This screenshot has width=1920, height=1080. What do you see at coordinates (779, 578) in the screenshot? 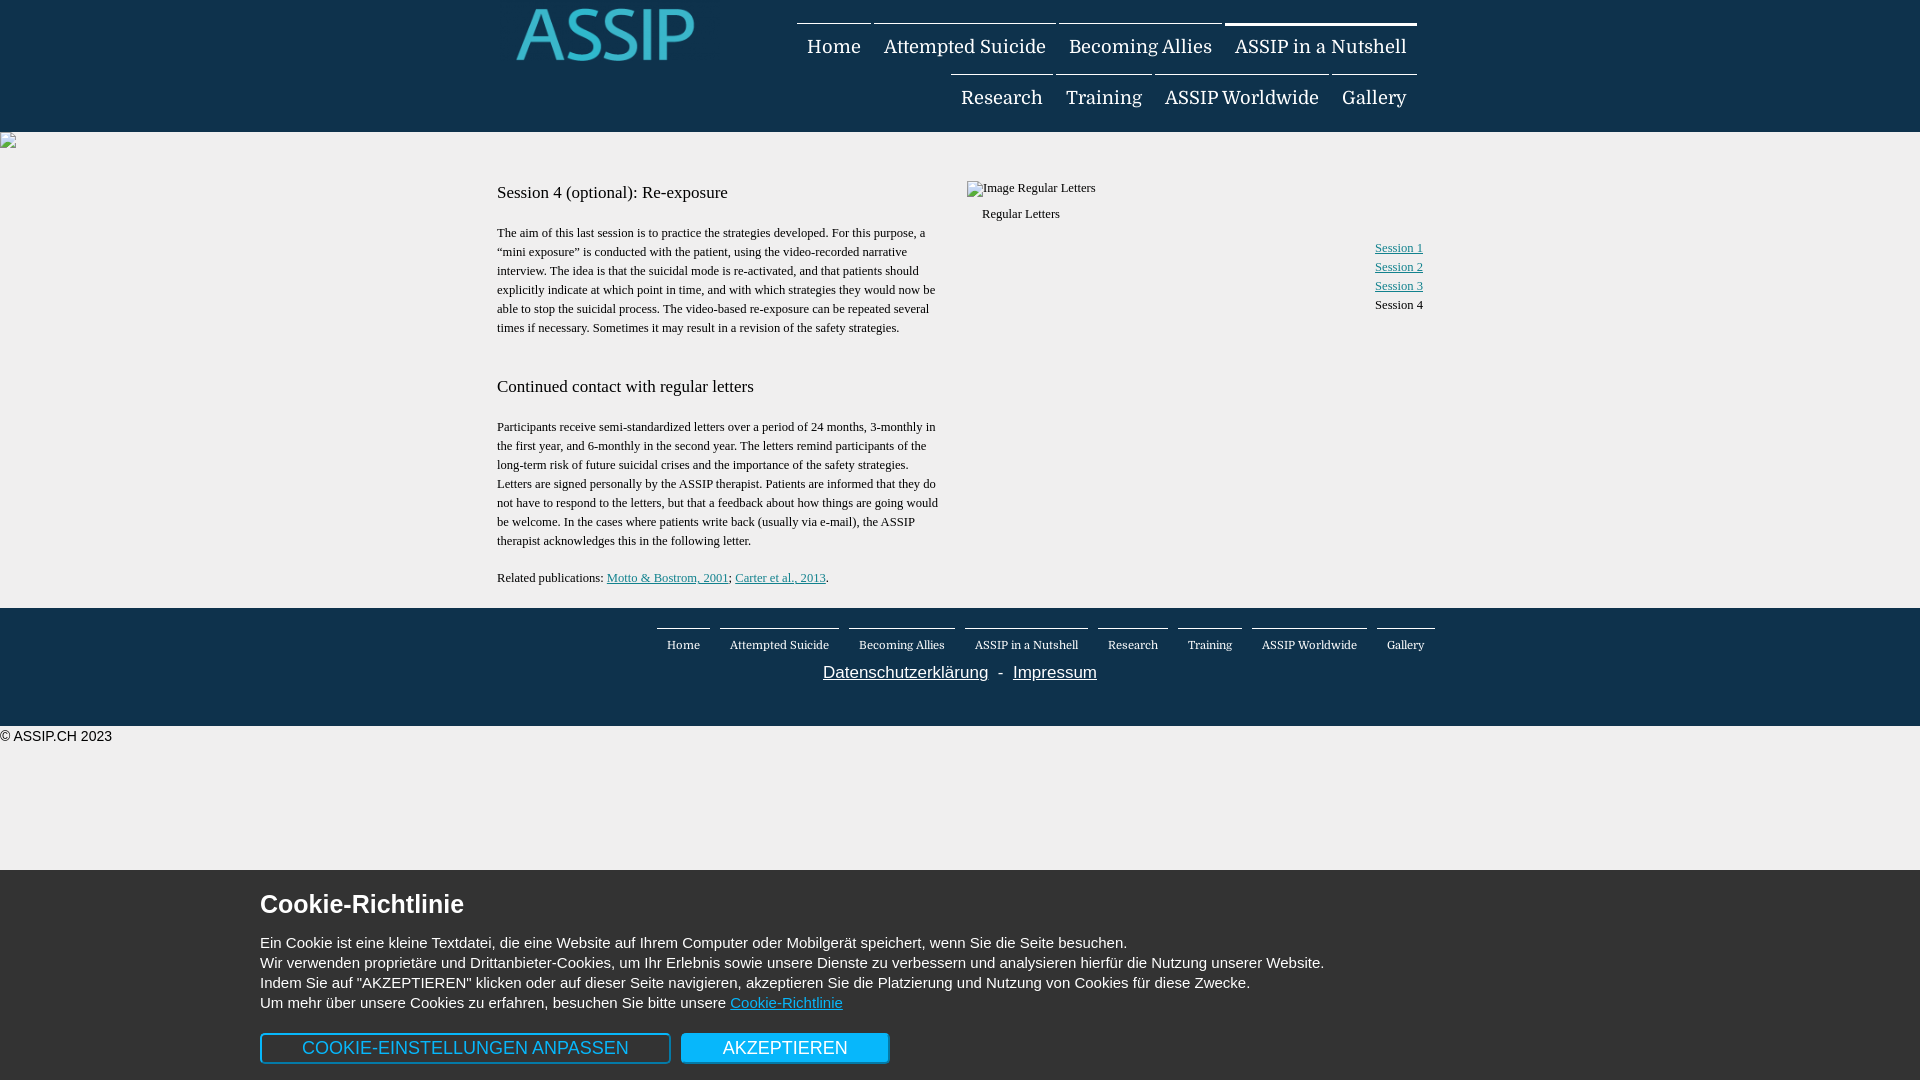
I see `'Carter et al., 2013'` at bounding box center [779, 578].